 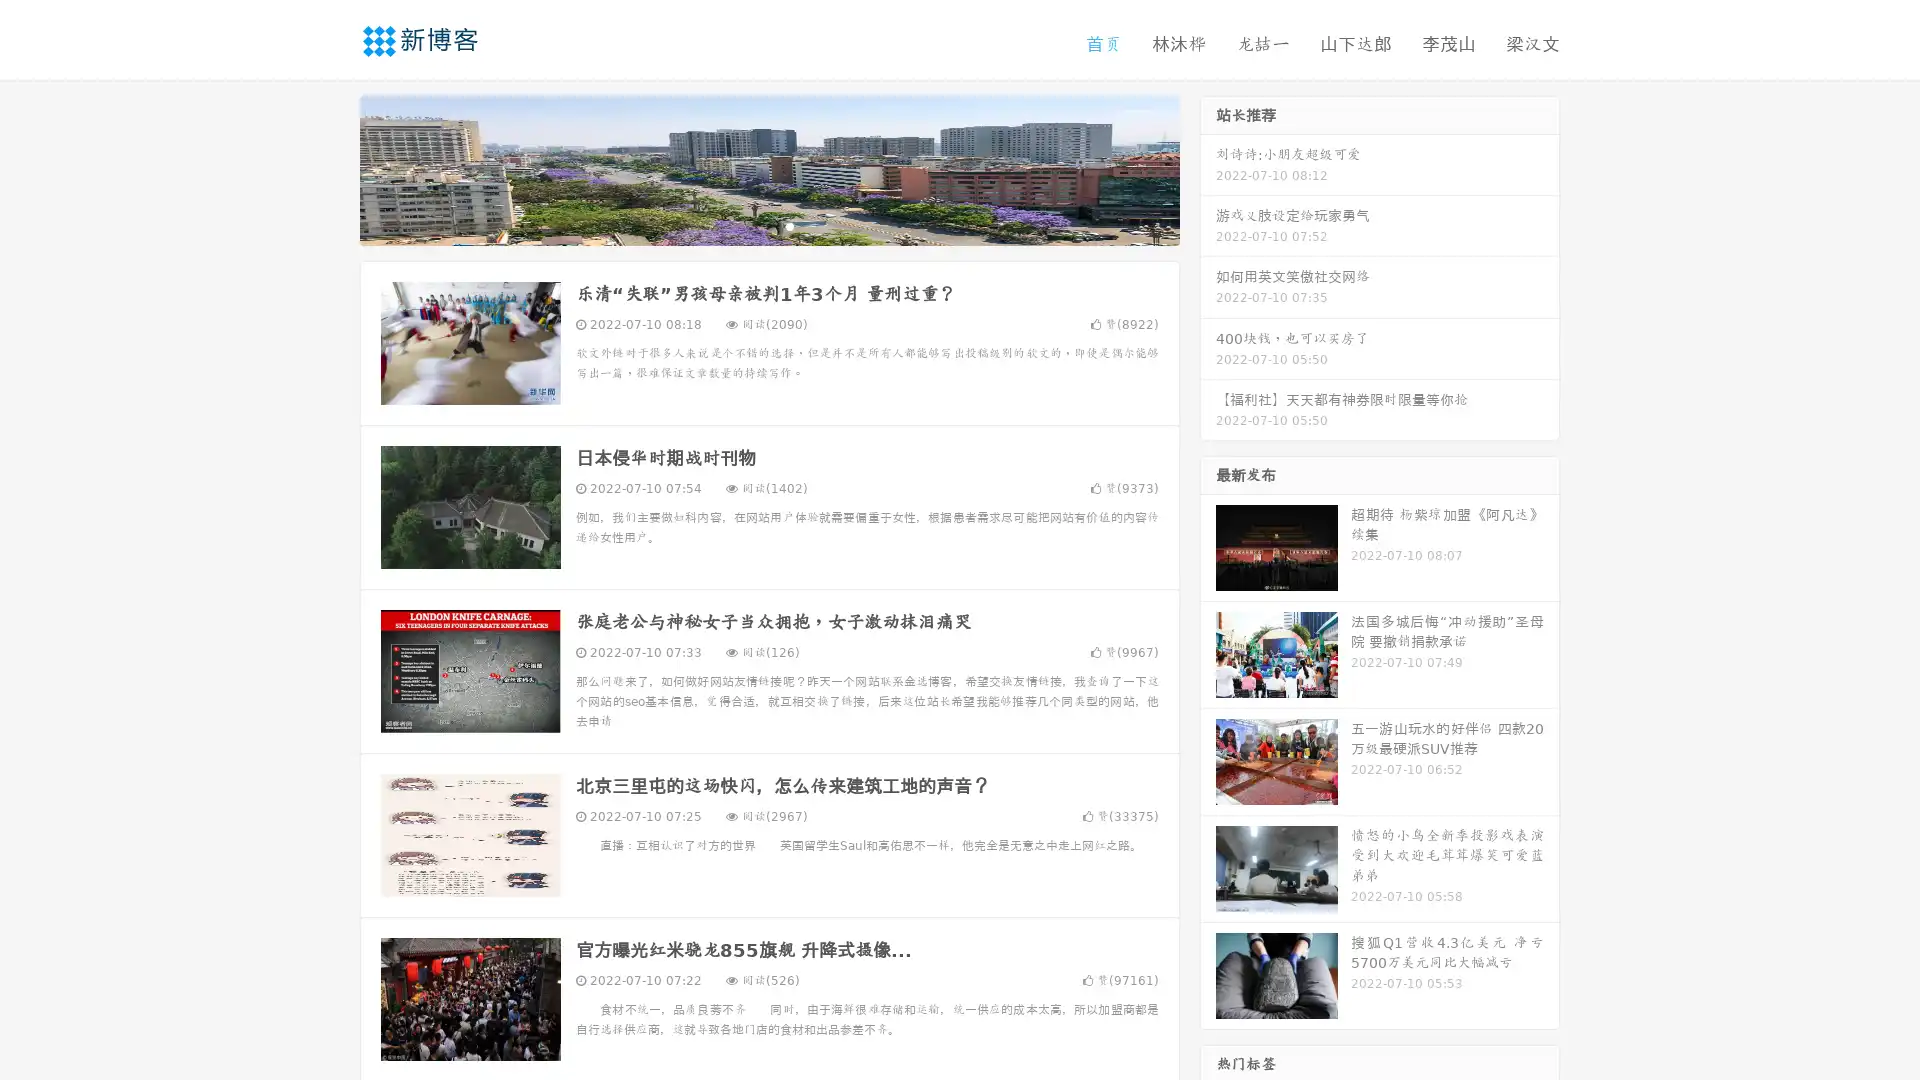 What do you see at coordinates (789, 225) in the screenshot?
I see `Go to slide 3` at bounding box center [789, 225].